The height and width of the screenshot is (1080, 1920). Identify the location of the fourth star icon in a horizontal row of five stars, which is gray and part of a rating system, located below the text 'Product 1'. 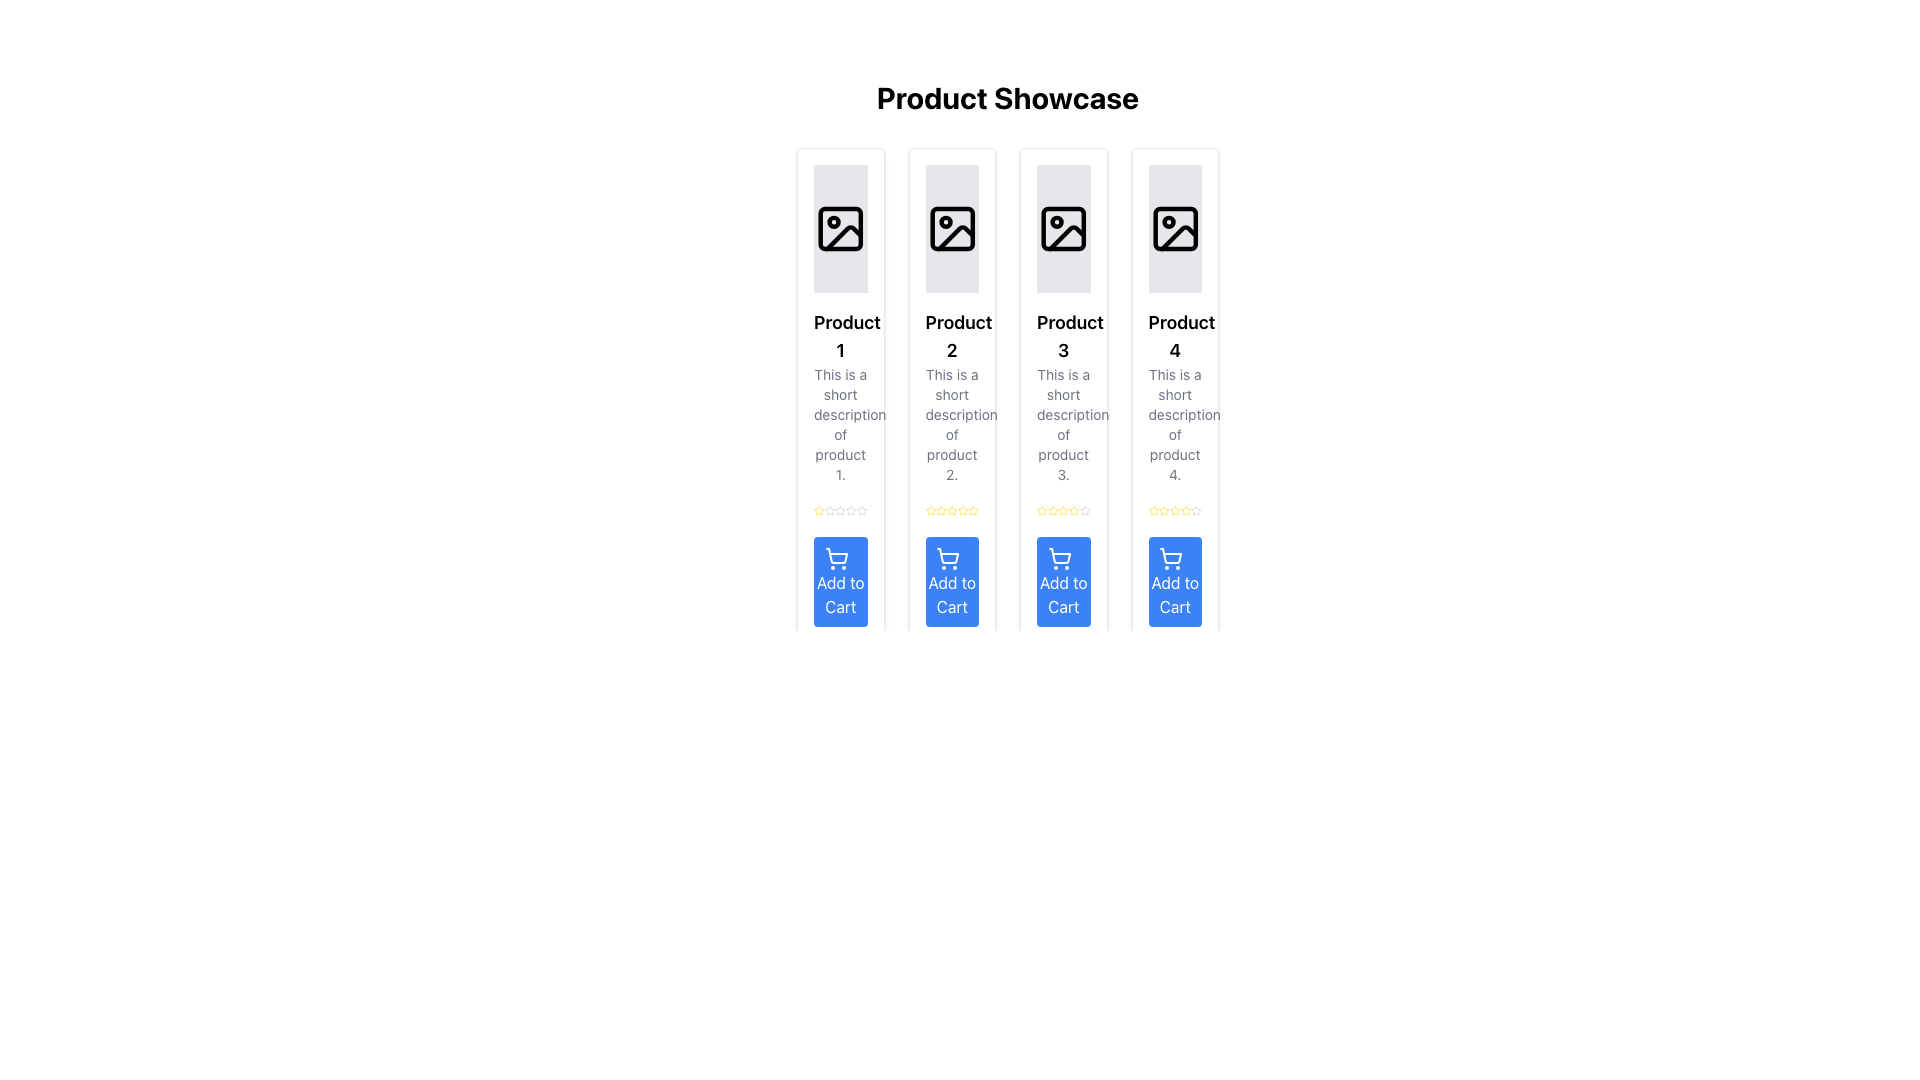
(840, 509).